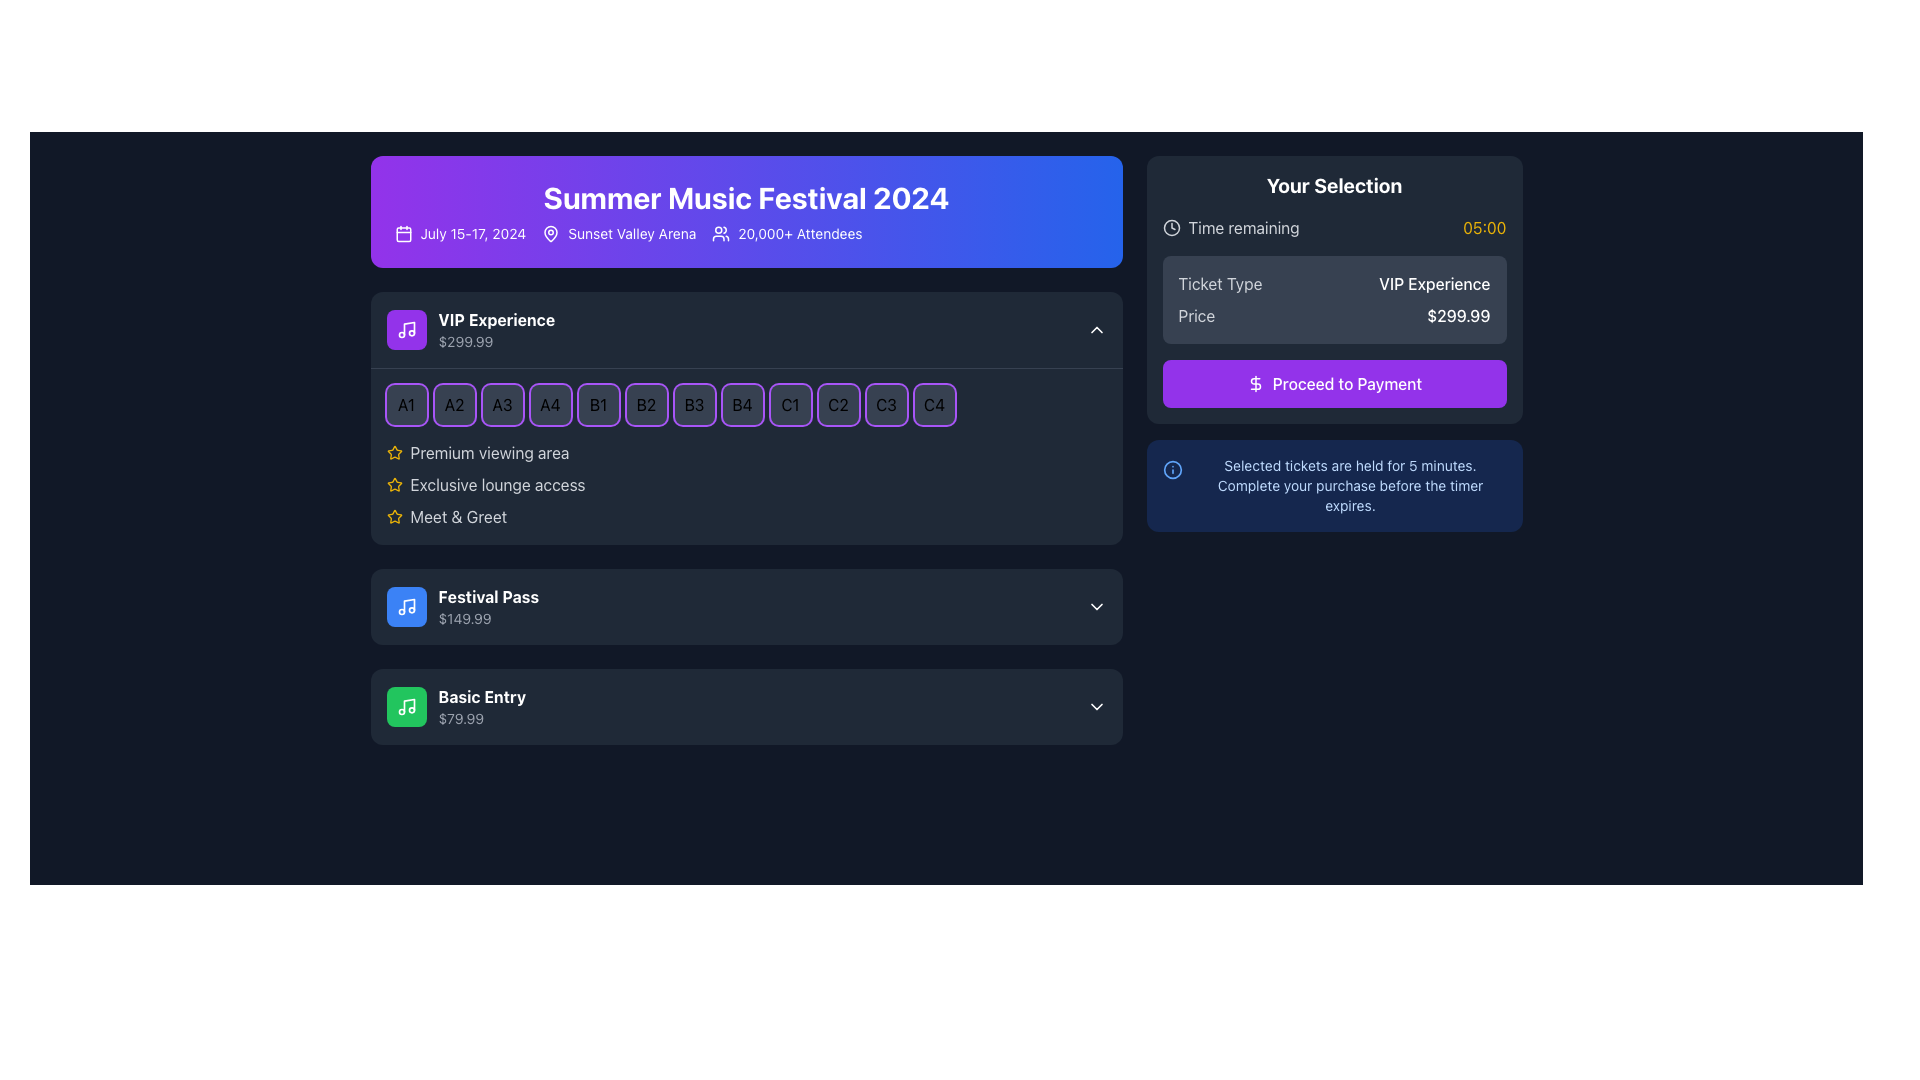 Image resolution: width=1920 pixels, height=1080 pixels. I want to click on the Promotional Banner displaying 'Summer Music Festival 2024' with gradient colors in purple and blue, so click(745, 212).